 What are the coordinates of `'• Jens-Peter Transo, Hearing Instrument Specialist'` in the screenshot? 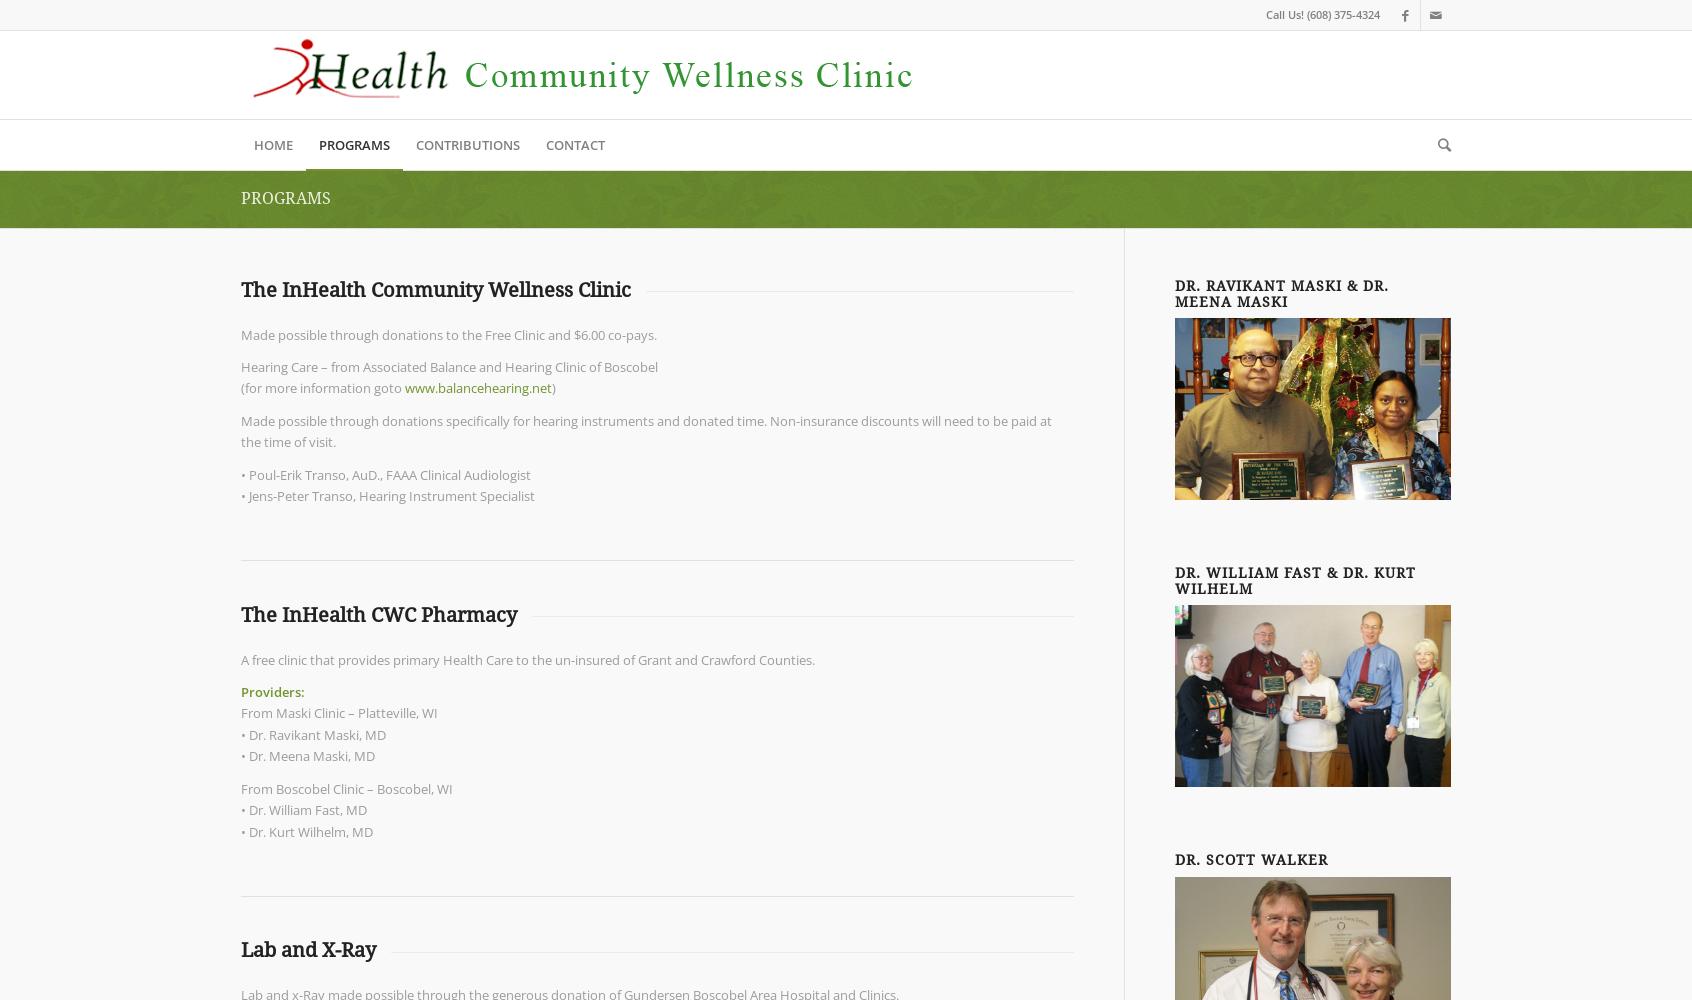 It's located at (240, 495).